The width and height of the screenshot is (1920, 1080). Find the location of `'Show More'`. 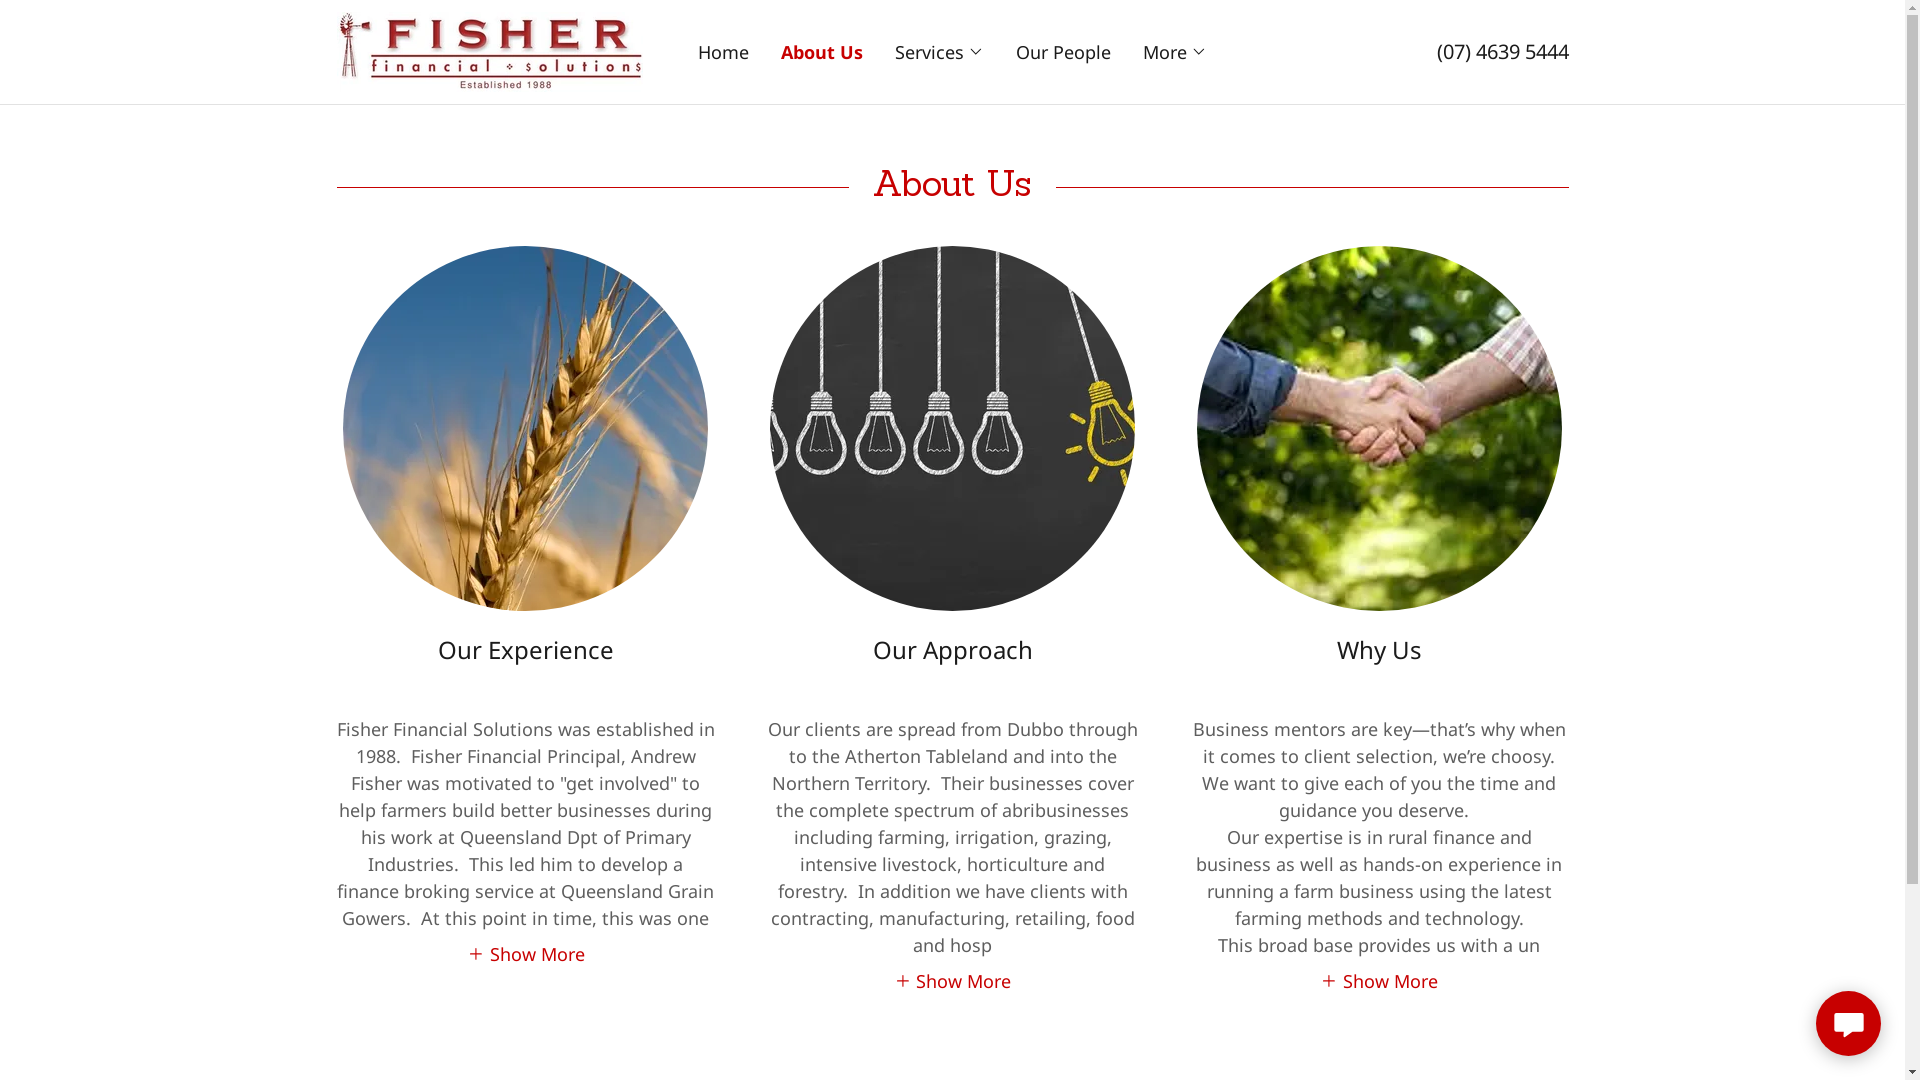

'Show More' is located at coordinates (465, 951).